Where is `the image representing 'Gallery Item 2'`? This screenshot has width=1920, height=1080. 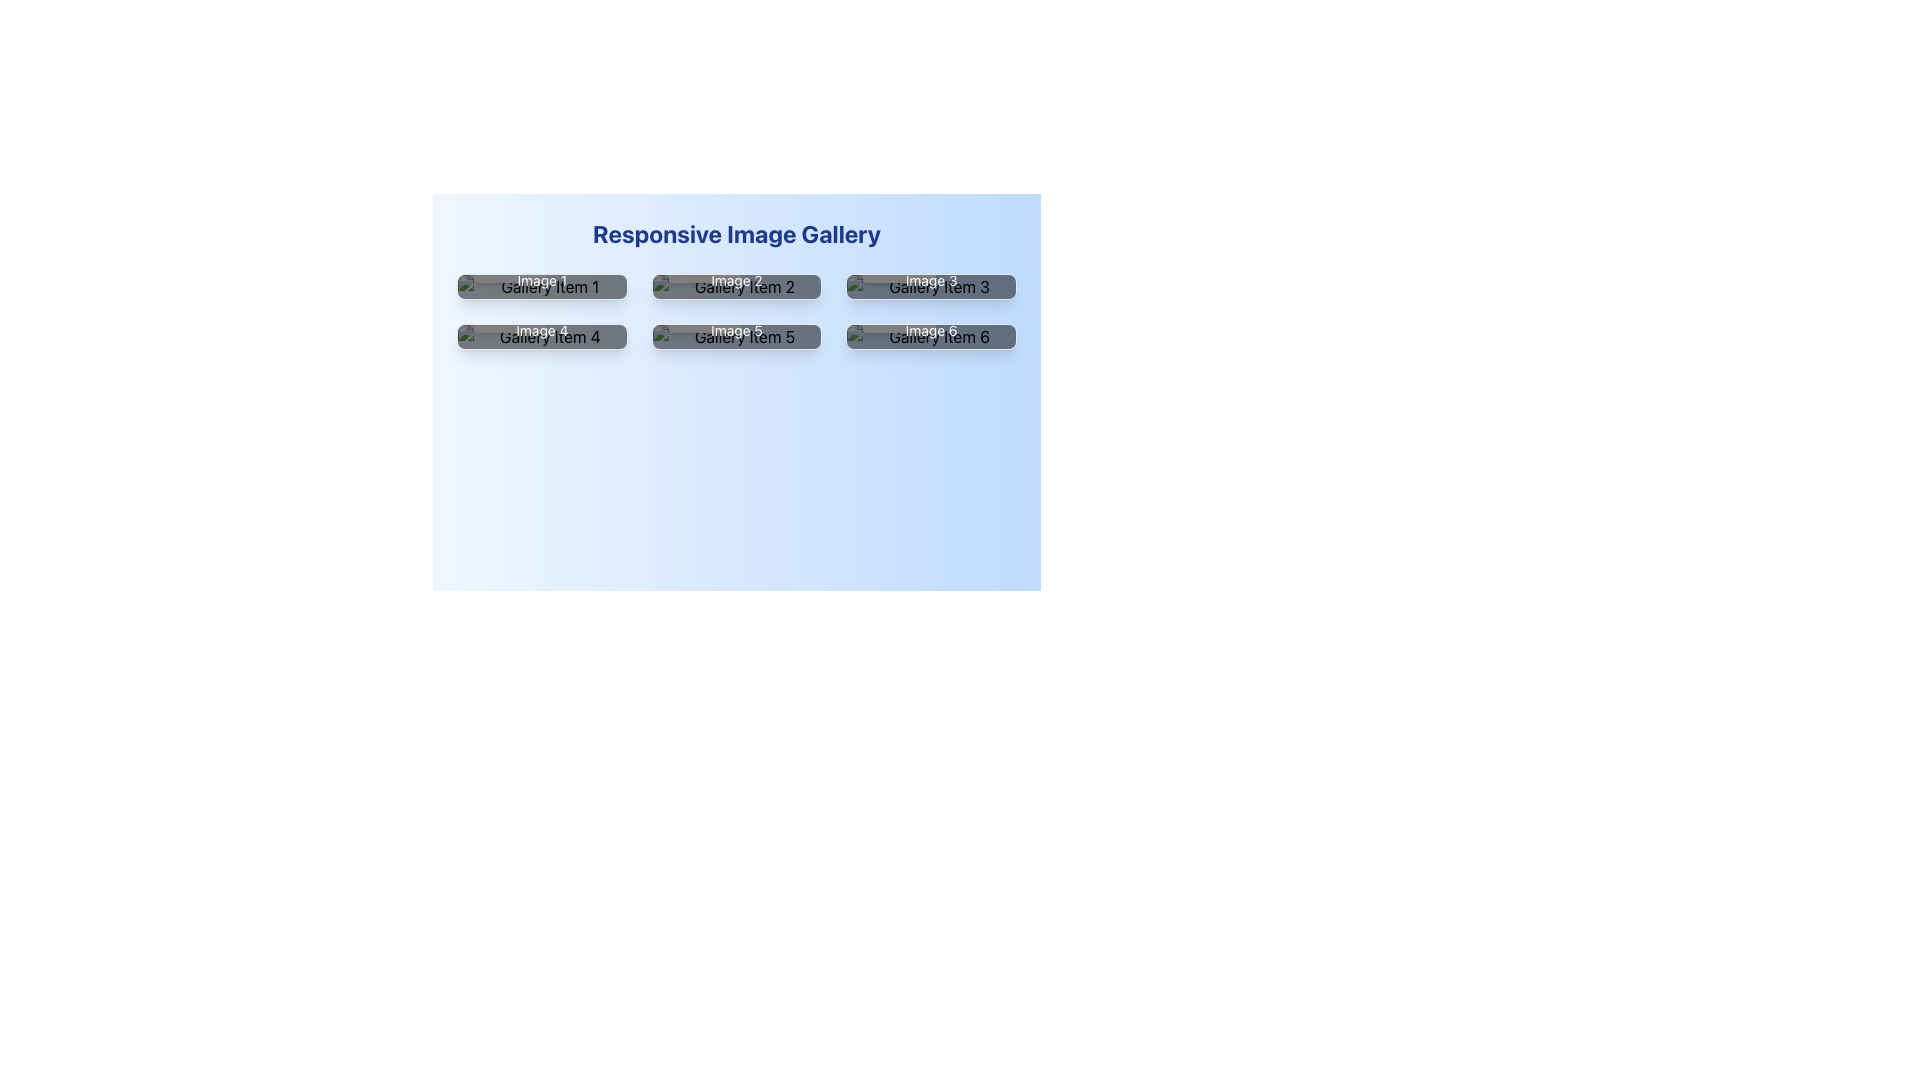
the image representing 'Gallery Item 2' is located at coordinates (735, 286).